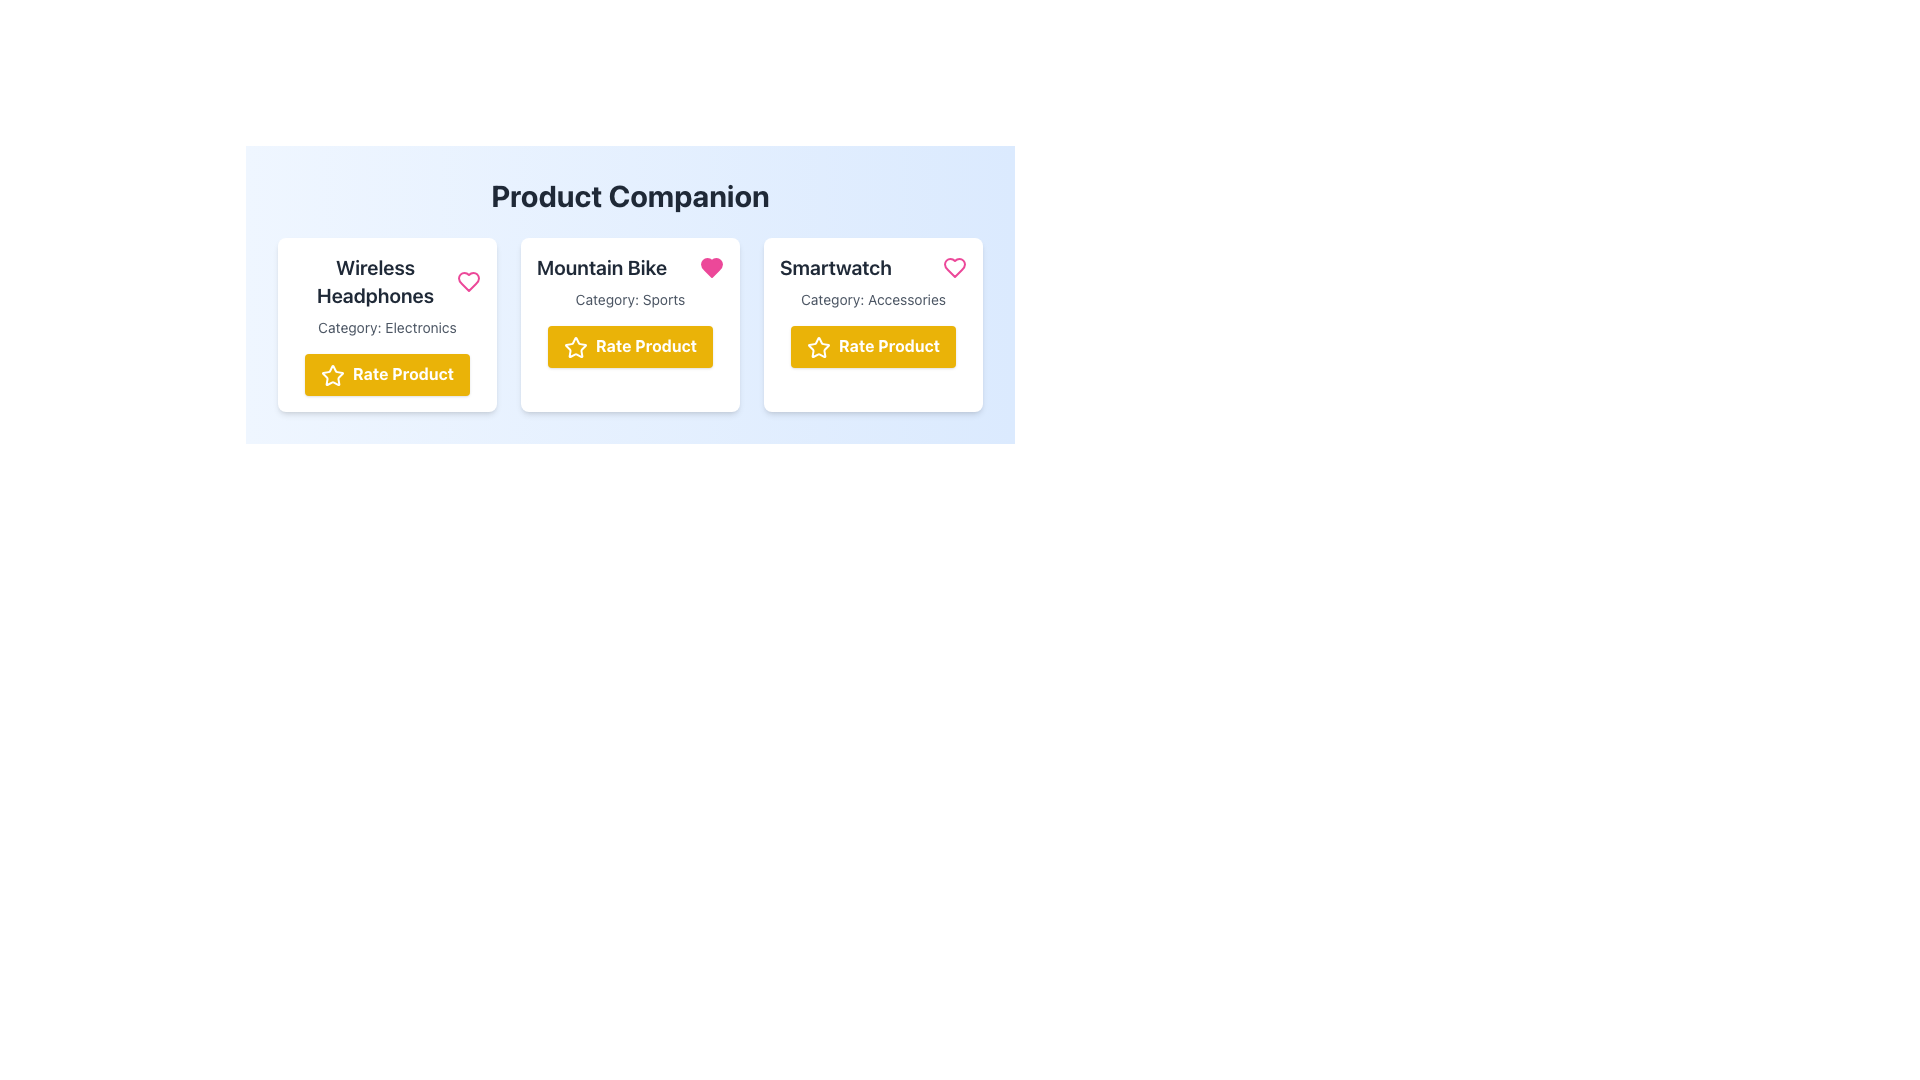 Image resolution: width=1920 pixels, height=1080 pixels. I want to click on the pink heart-shaped icon located in the top-right corner of the 'Smartwatch' card for tooltip or highlight, so click(954, 266).